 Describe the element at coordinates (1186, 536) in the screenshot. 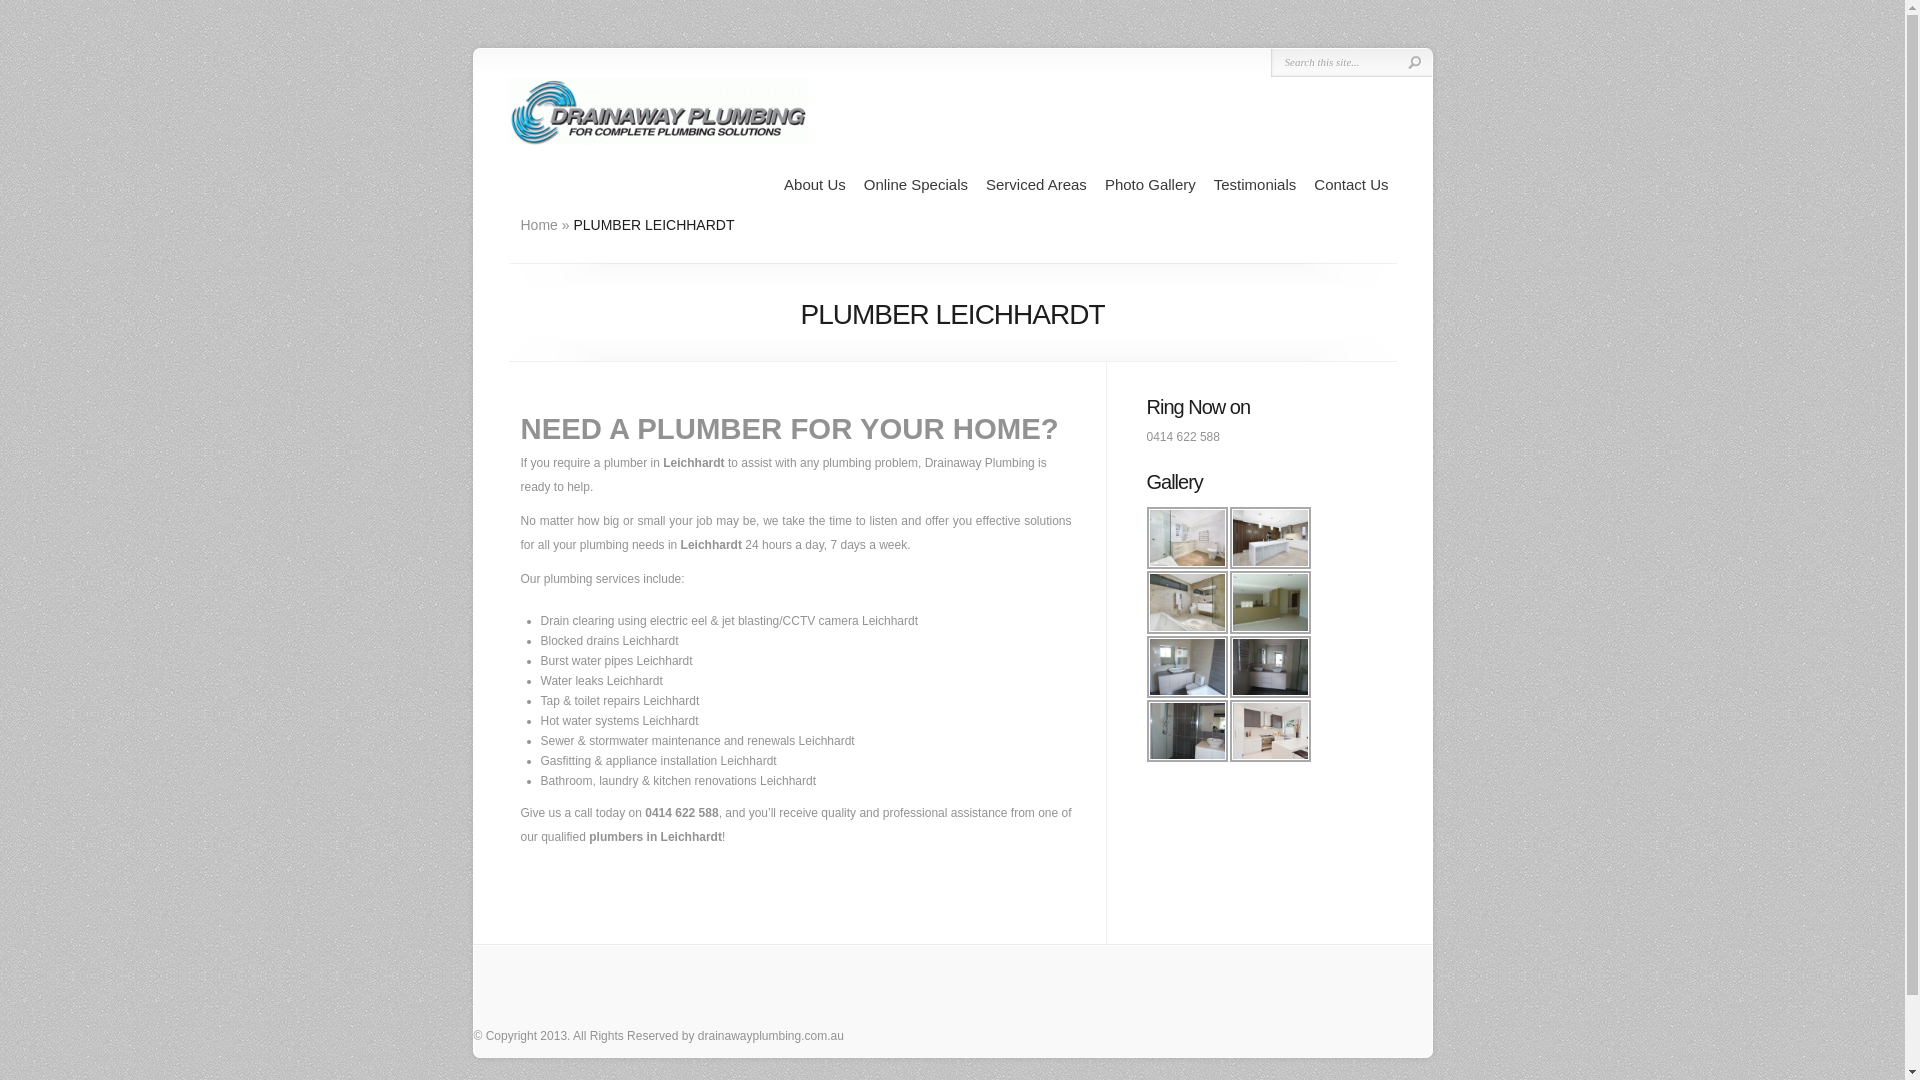

I see `'dsc0002-1'` at that location.